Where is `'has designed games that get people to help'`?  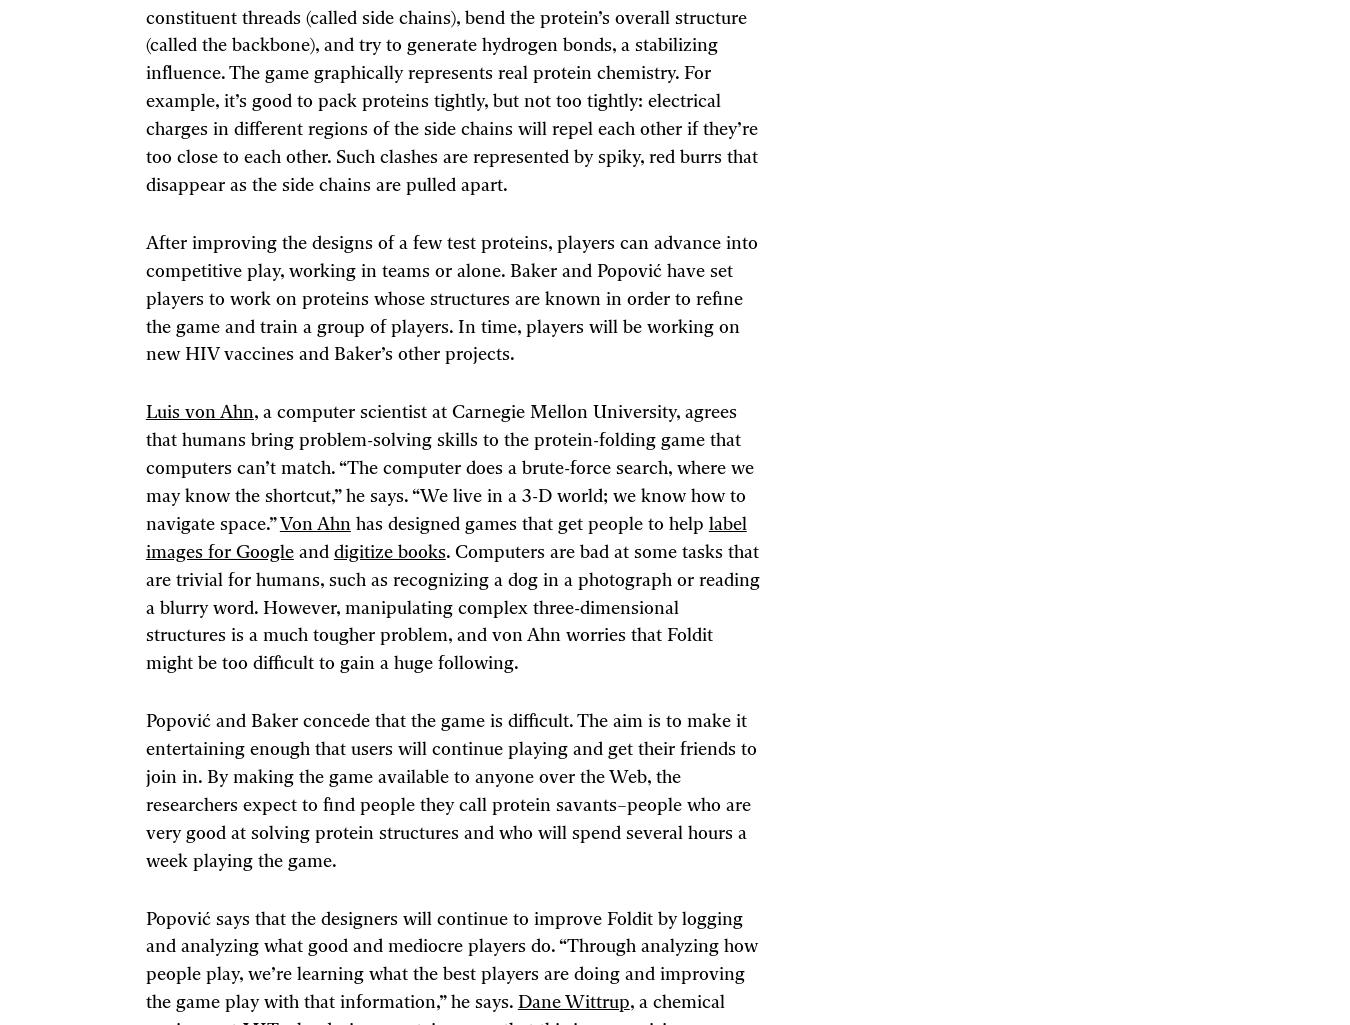
'has designed games that get people to help' is located at coordinates (528, 523).